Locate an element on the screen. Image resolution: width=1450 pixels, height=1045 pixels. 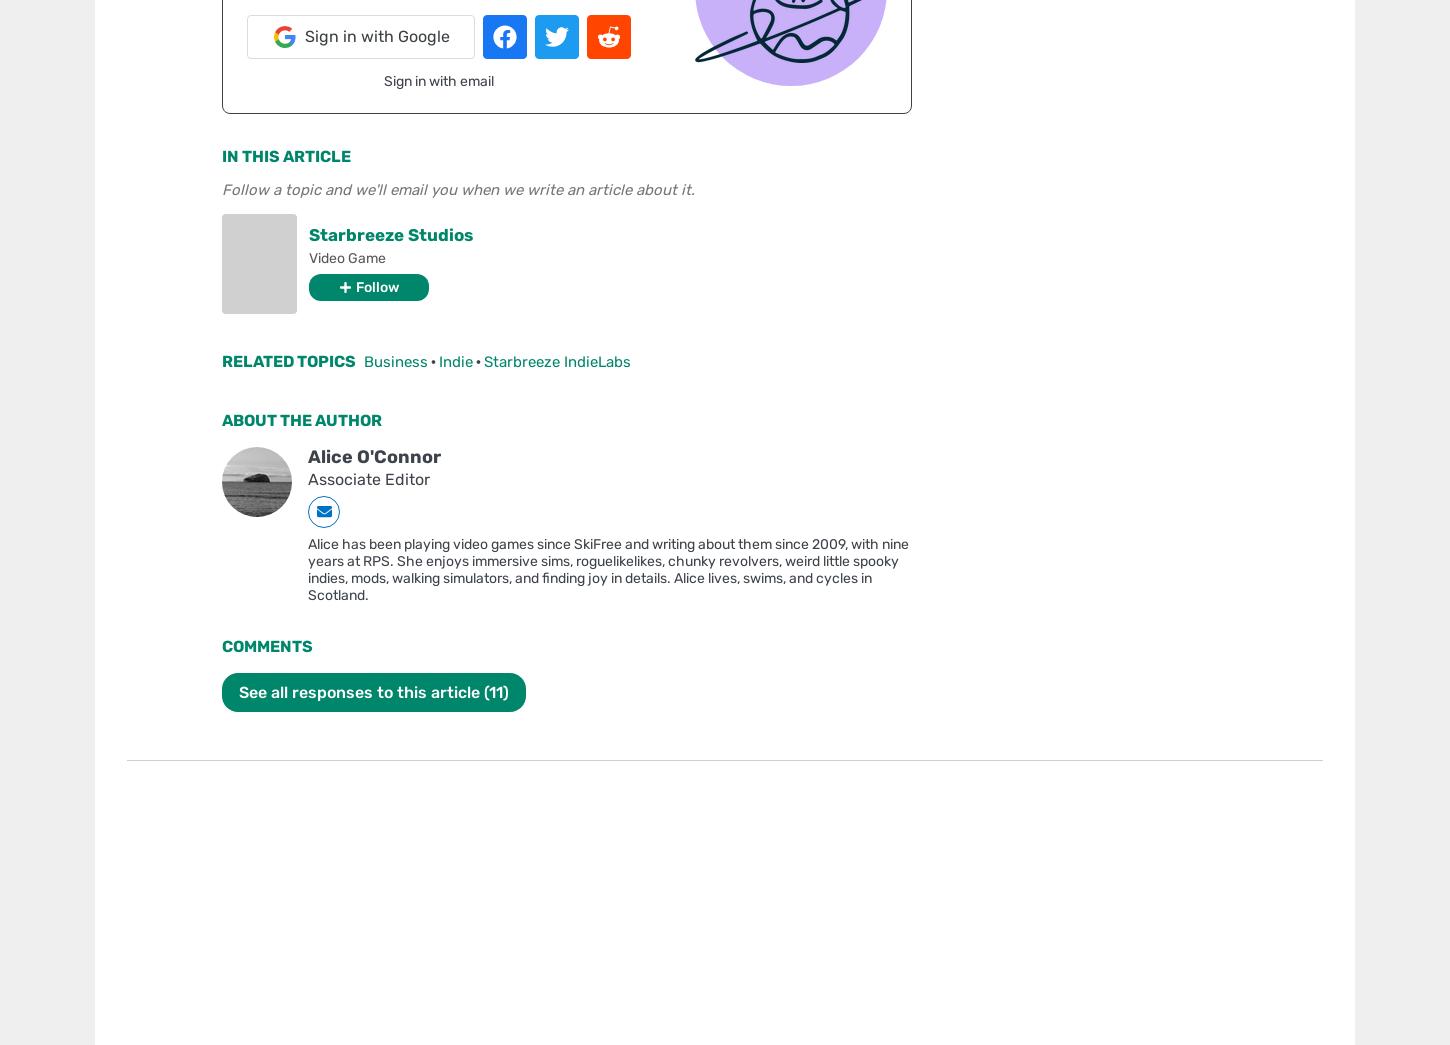
'Follow' is located at coordinates (376, 285).